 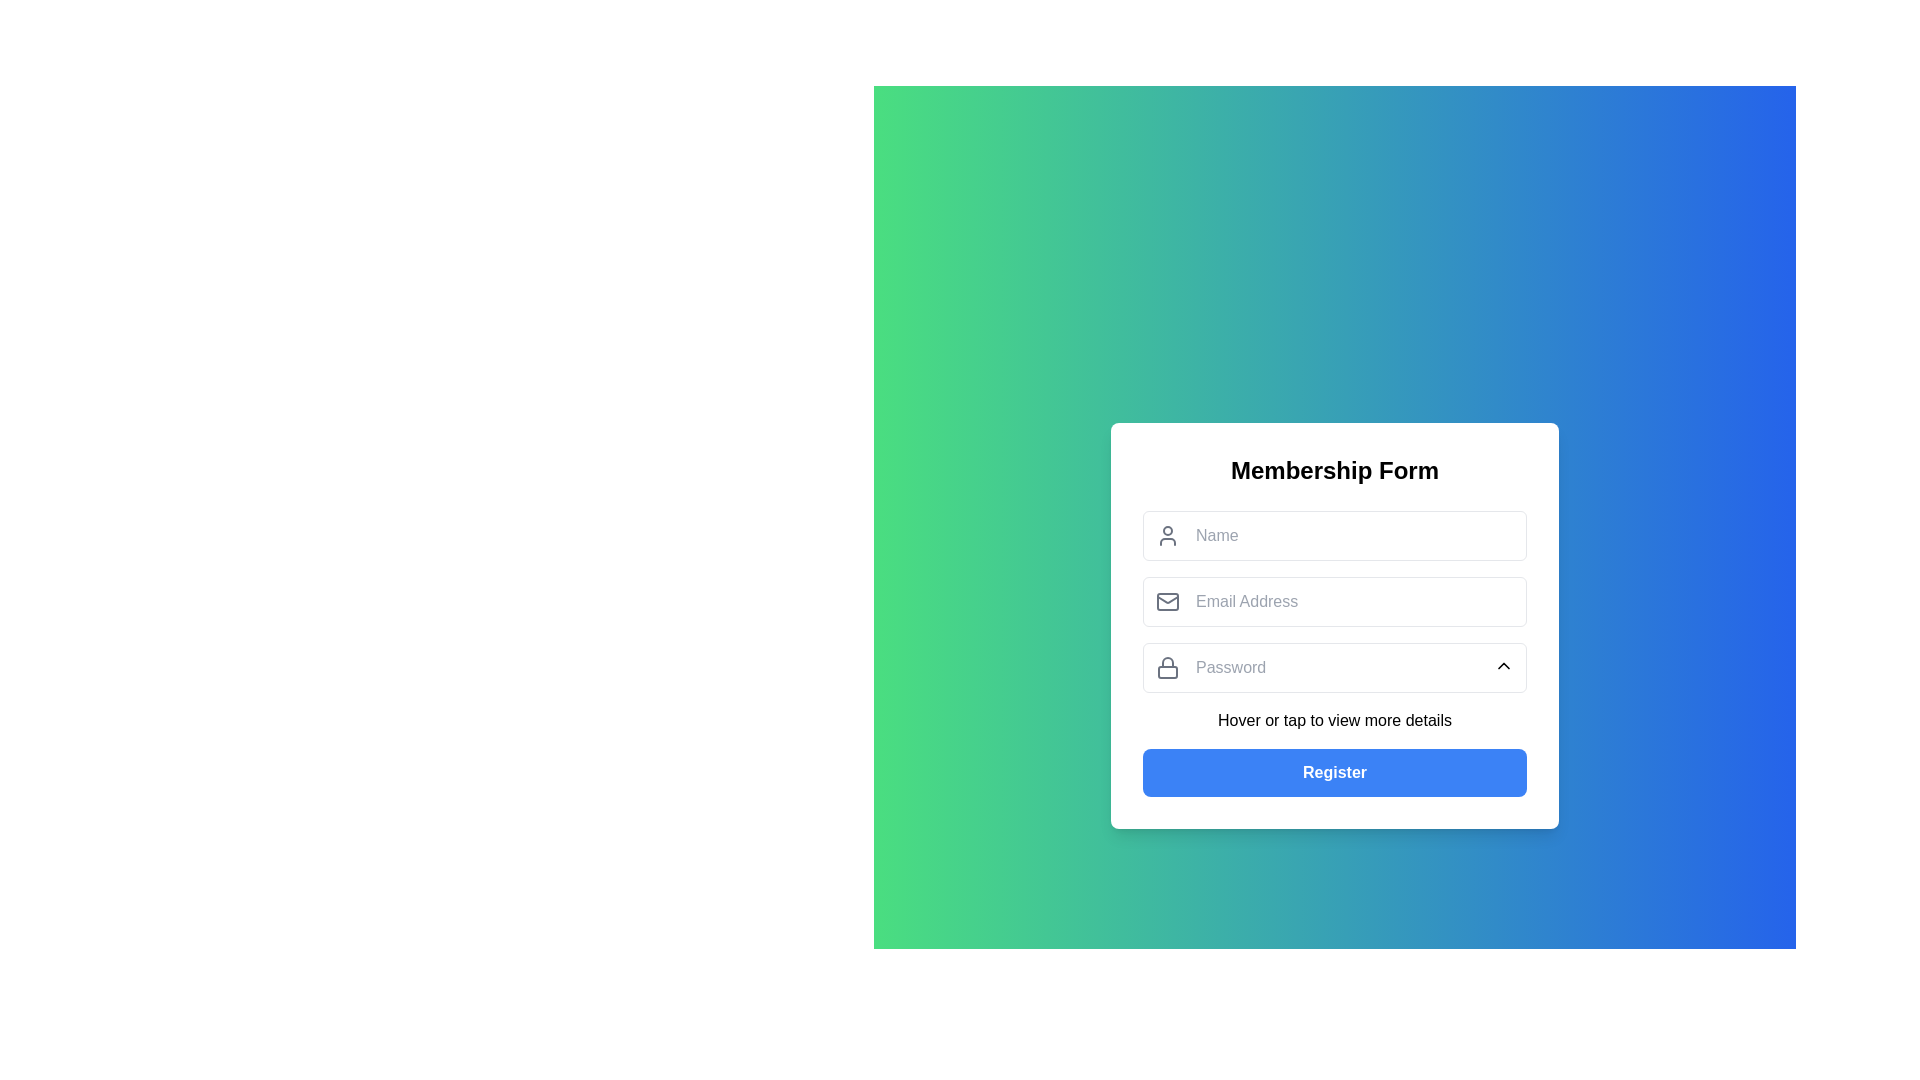 I want to click on the title Text element at the top of the interactive form interface, which serves to inform users of the form's purpose, so click(x=1334, y=470).